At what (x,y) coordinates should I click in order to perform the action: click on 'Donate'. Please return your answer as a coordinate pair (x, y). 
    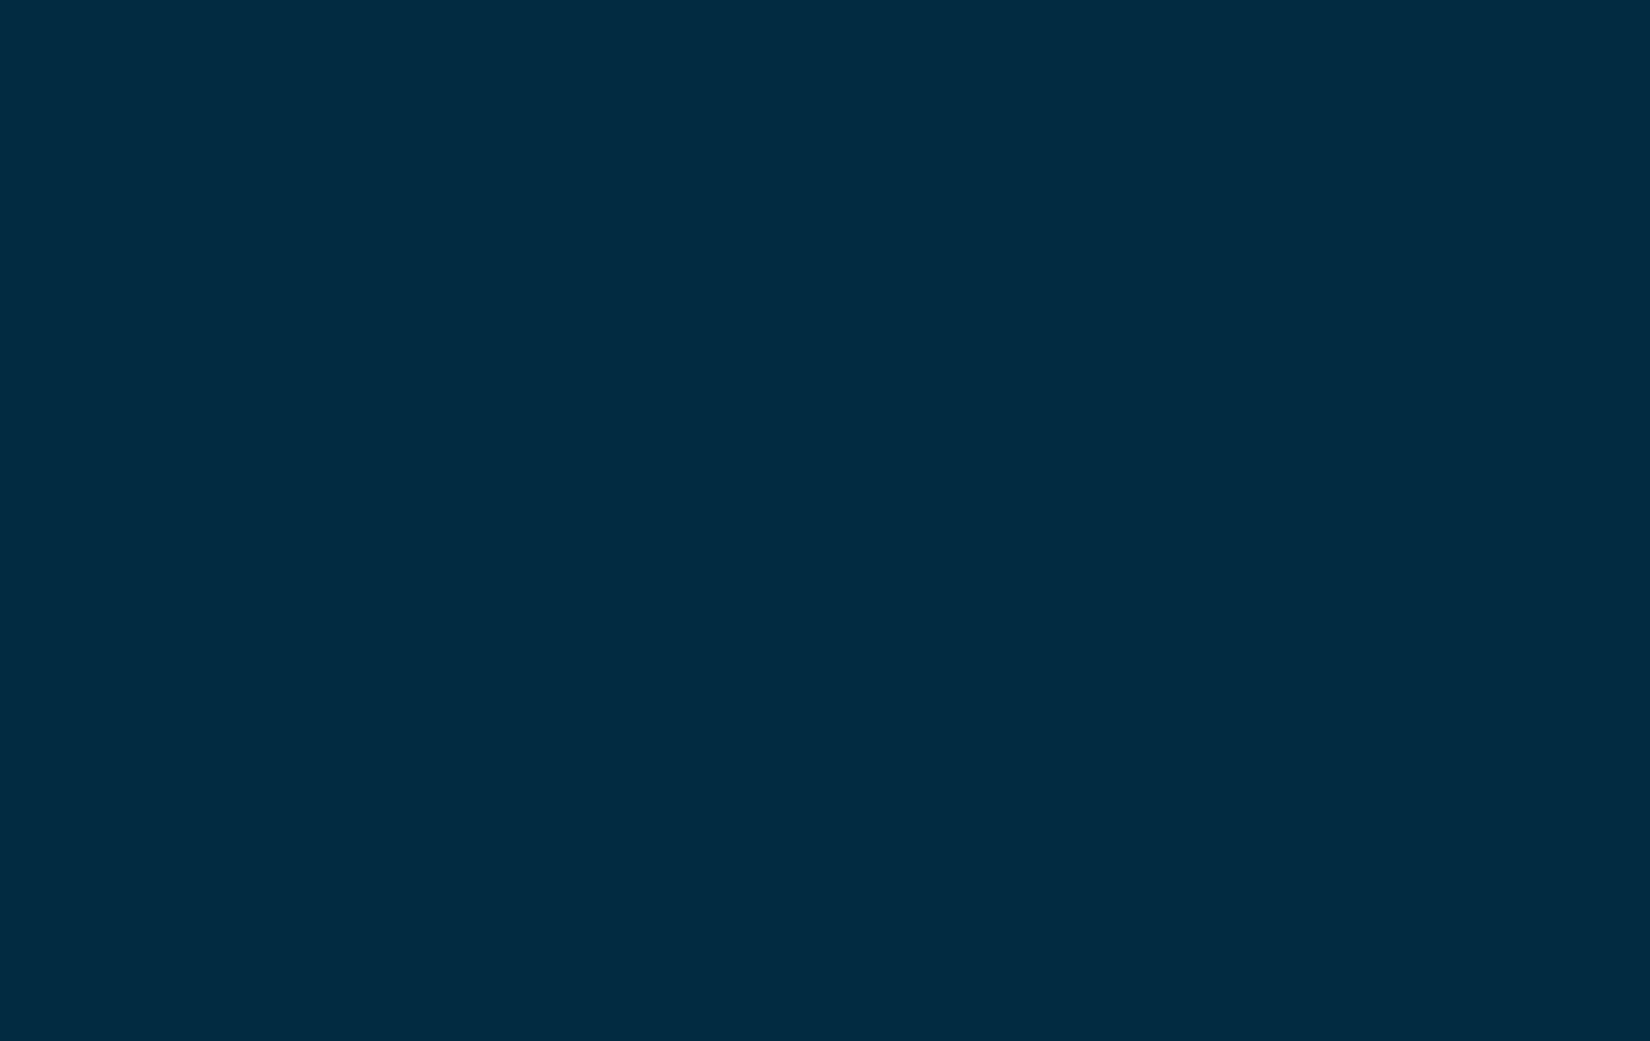
    Looking at the image, I should click on (1341, 92).